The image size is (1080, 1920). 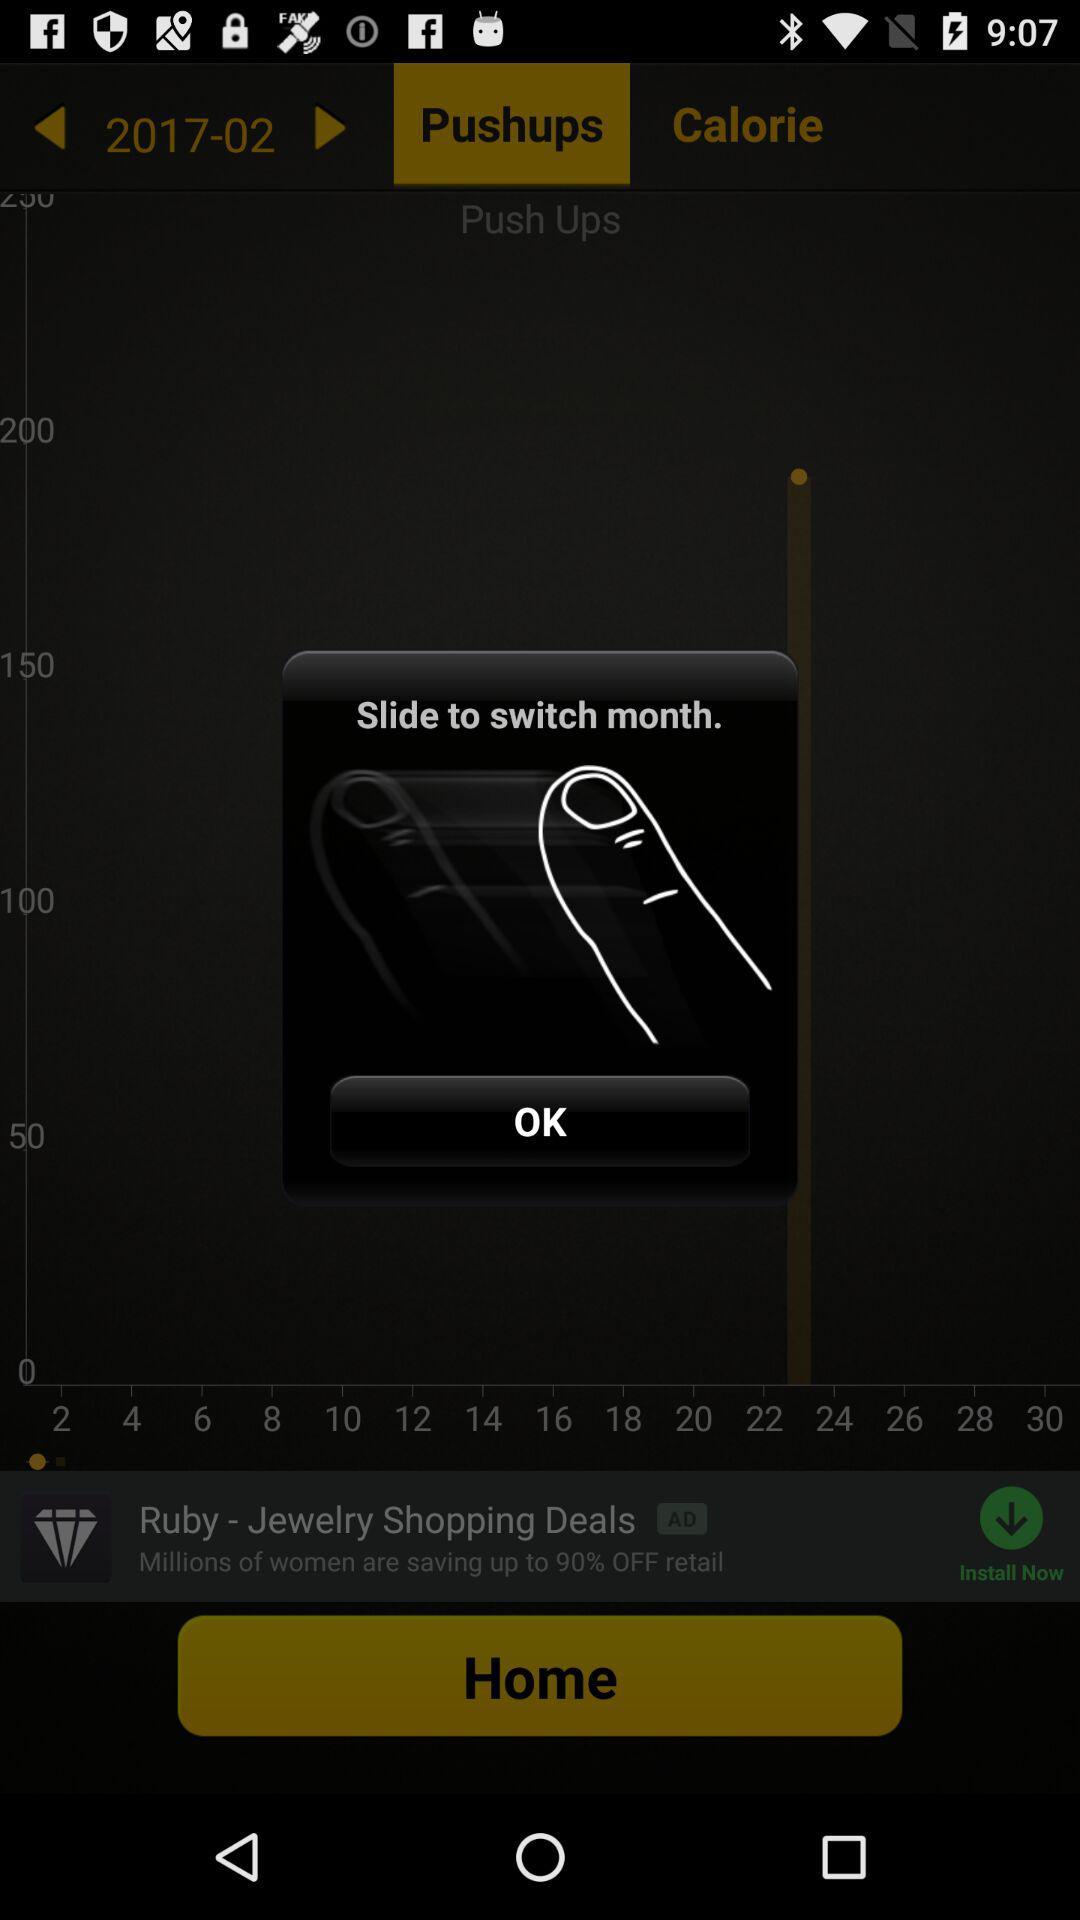 What do you see at coordinates (540, 1120) in the screenshot?
I see `the ok` at bounding box center [540, 1120].